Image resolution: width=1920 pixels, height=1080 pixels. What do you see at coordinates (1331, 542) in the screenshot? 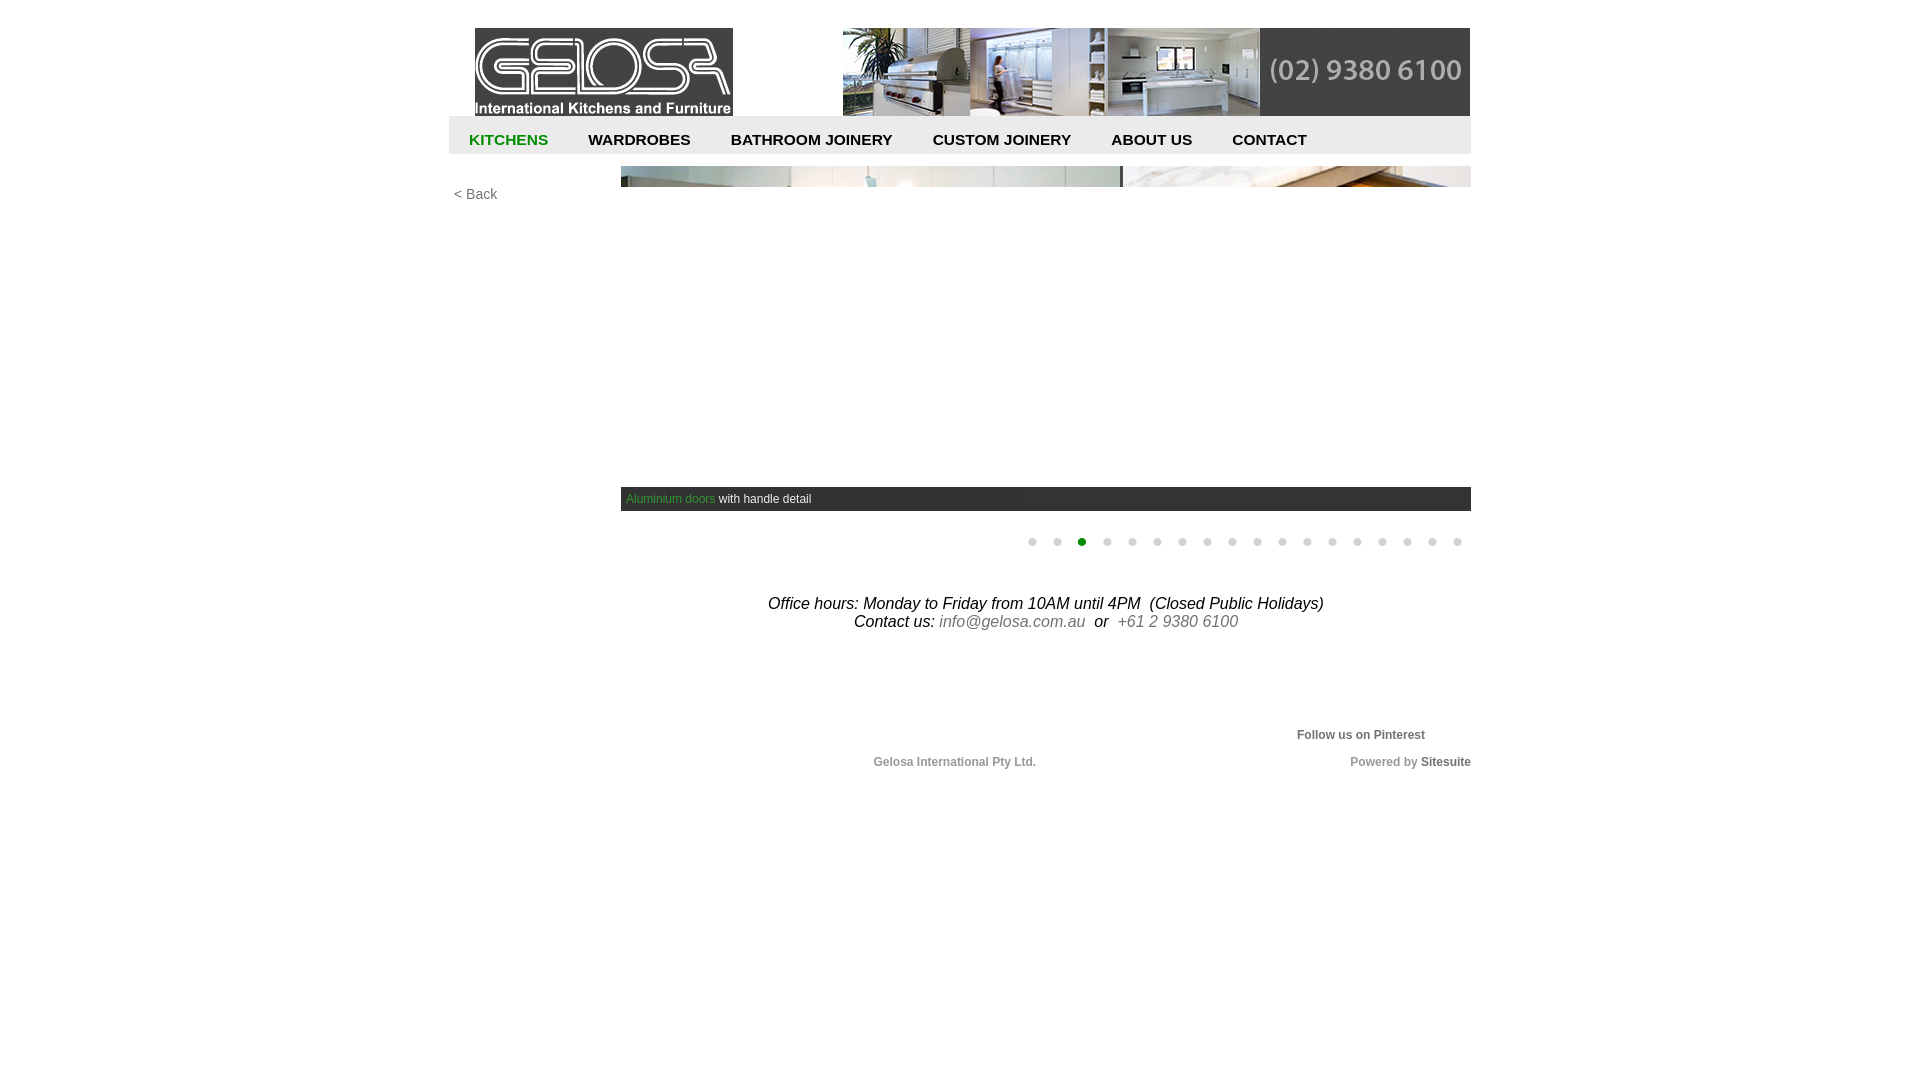
I see `'13'` at bounding box center [1331, 542].